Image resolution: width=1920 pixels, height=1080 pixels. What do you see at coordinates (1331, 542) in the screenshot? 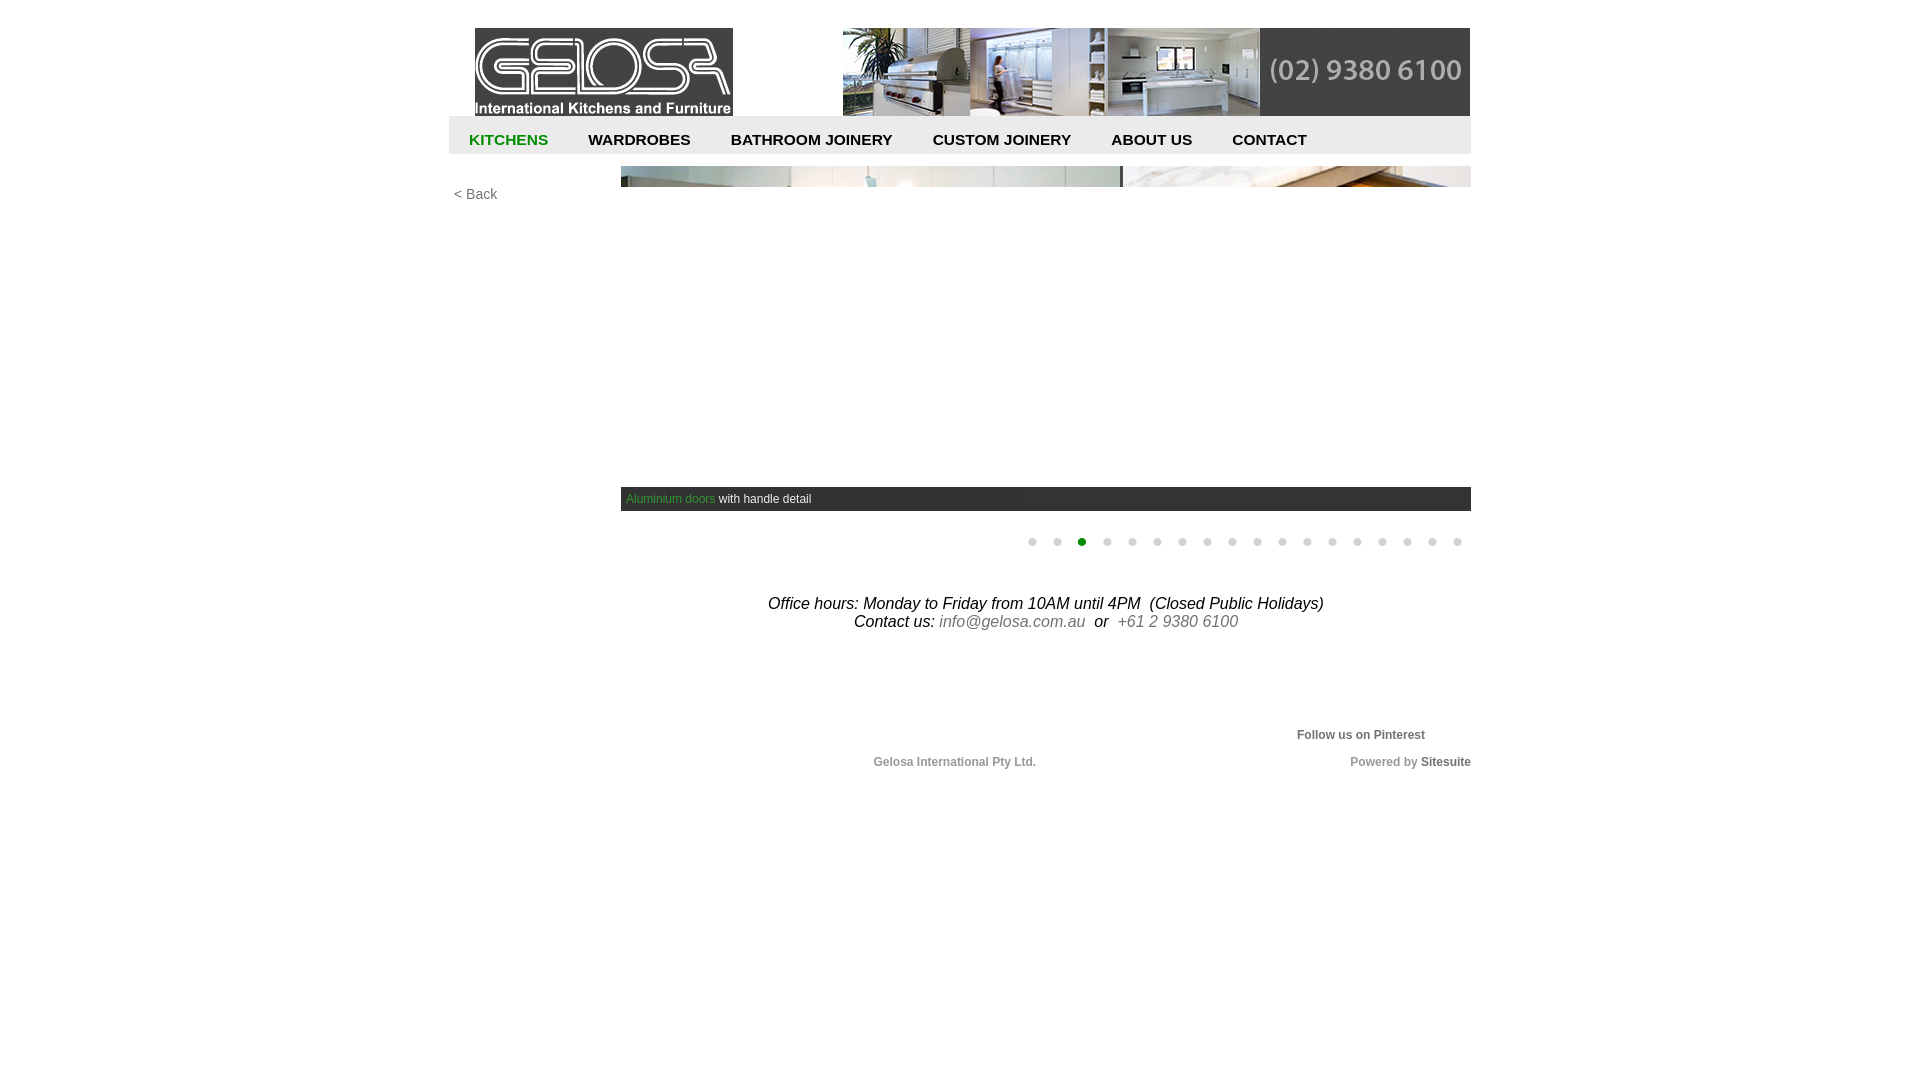
I see `'13'` at bounding box center [1331, 542].